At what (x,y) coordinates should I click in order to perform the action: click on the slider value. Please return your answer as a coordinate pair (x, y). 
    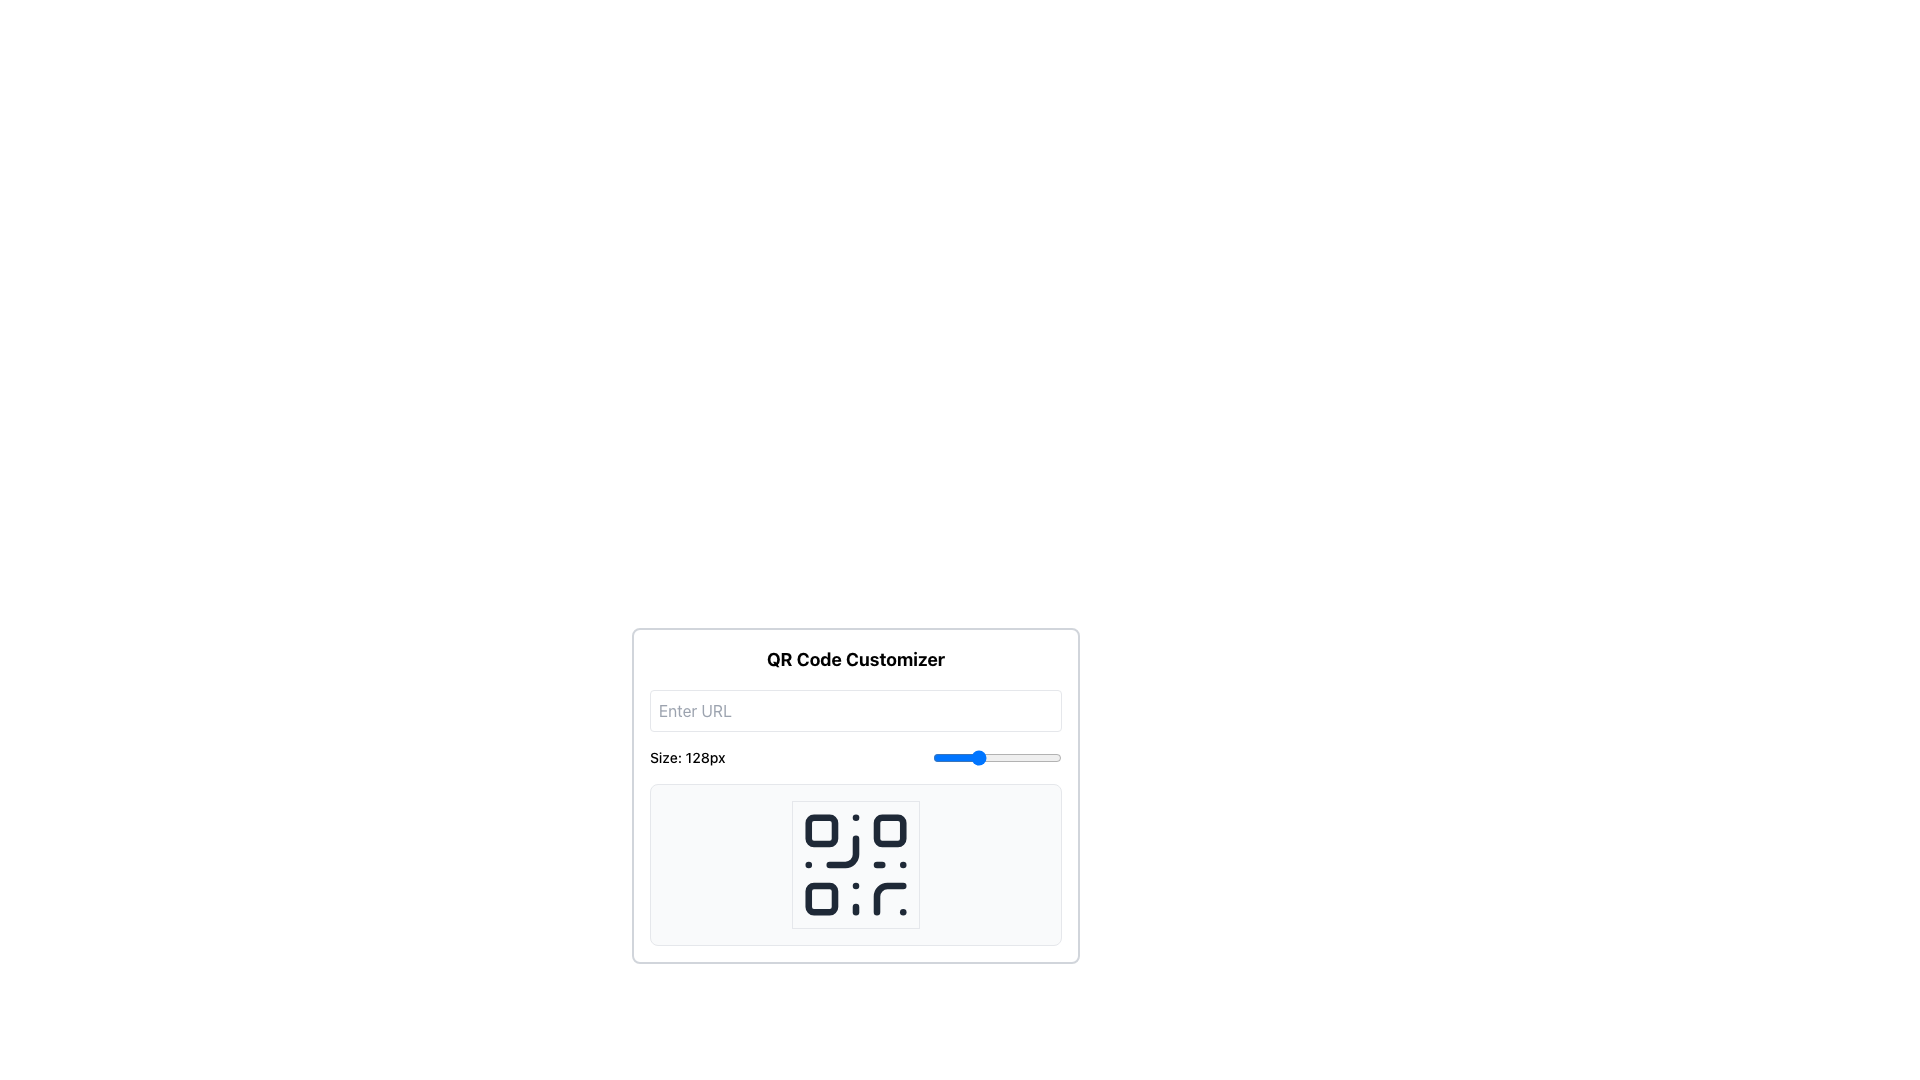
    Looking at the image, I should click on (1014, 758).